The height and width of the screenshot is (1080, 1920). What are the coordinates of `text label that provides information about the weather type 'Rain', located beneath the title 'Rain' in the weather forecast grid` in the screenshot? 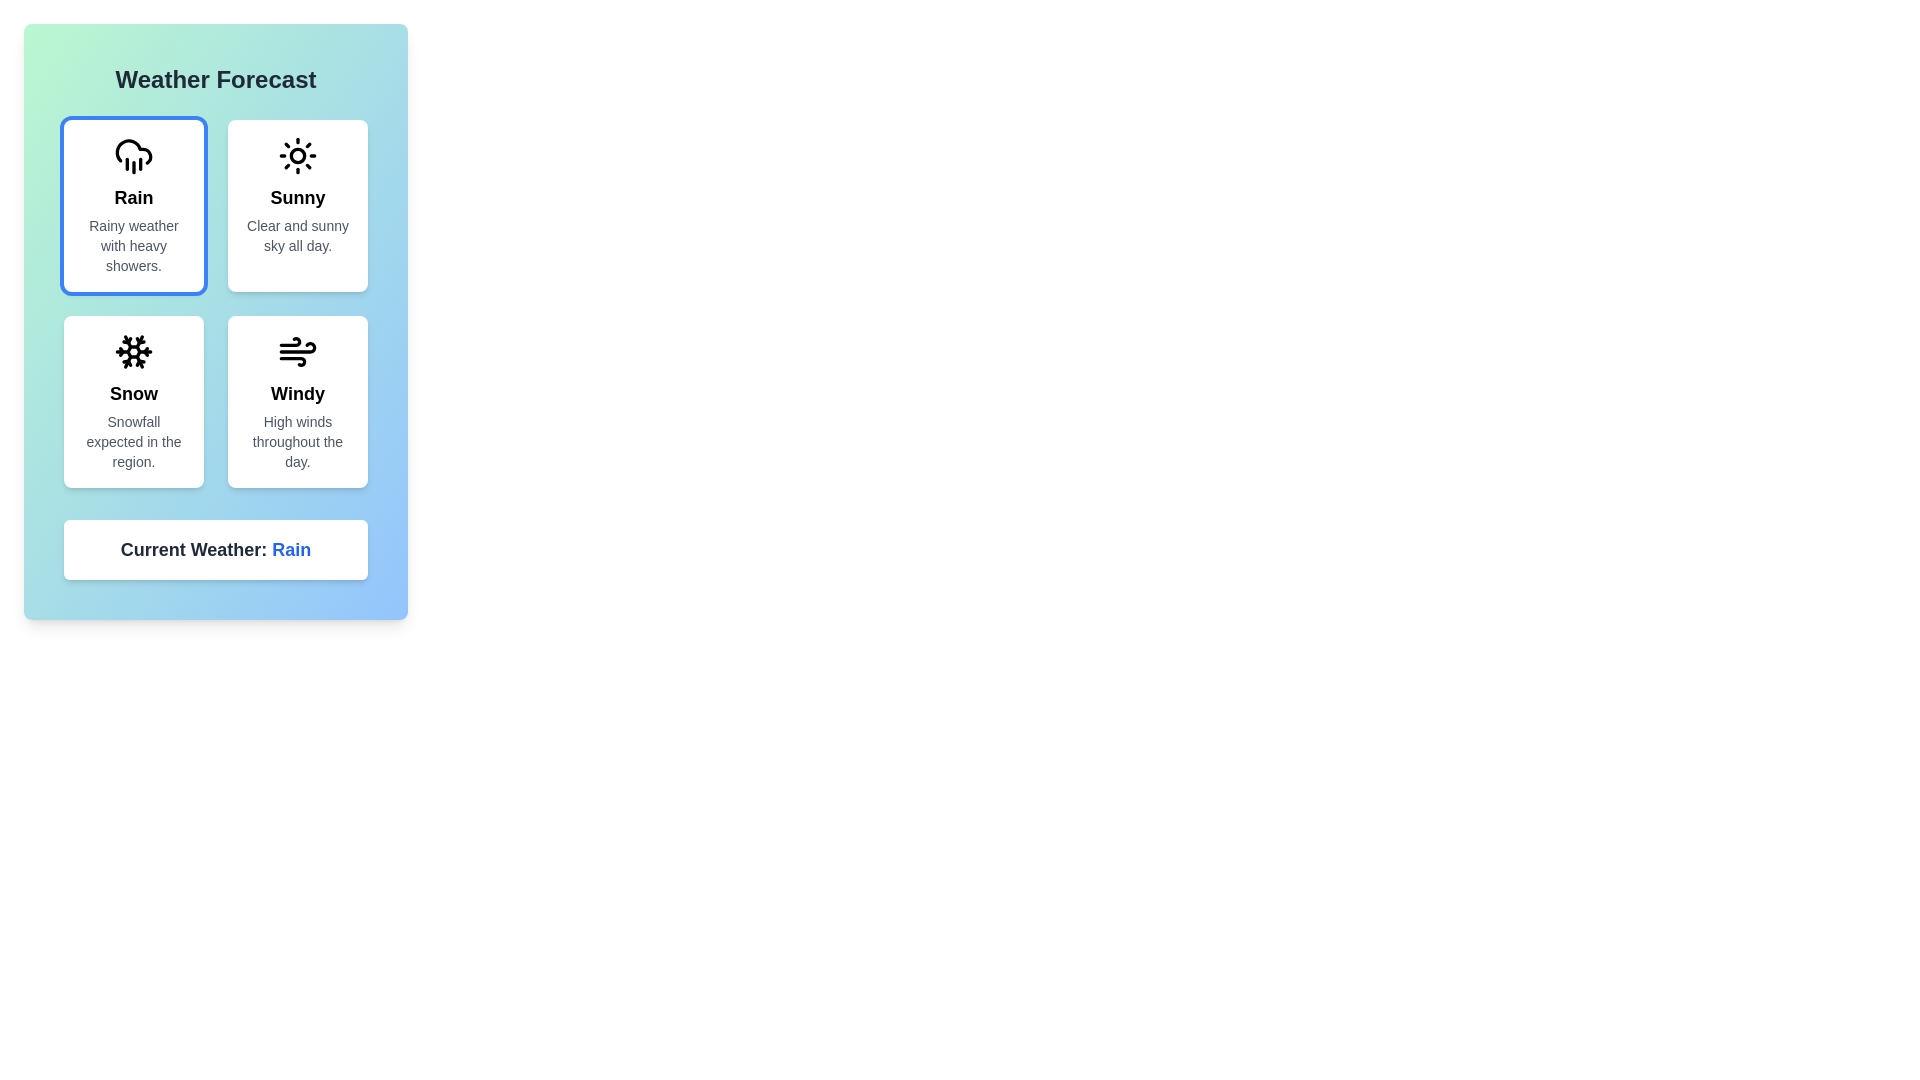 It's located at (133, 245).